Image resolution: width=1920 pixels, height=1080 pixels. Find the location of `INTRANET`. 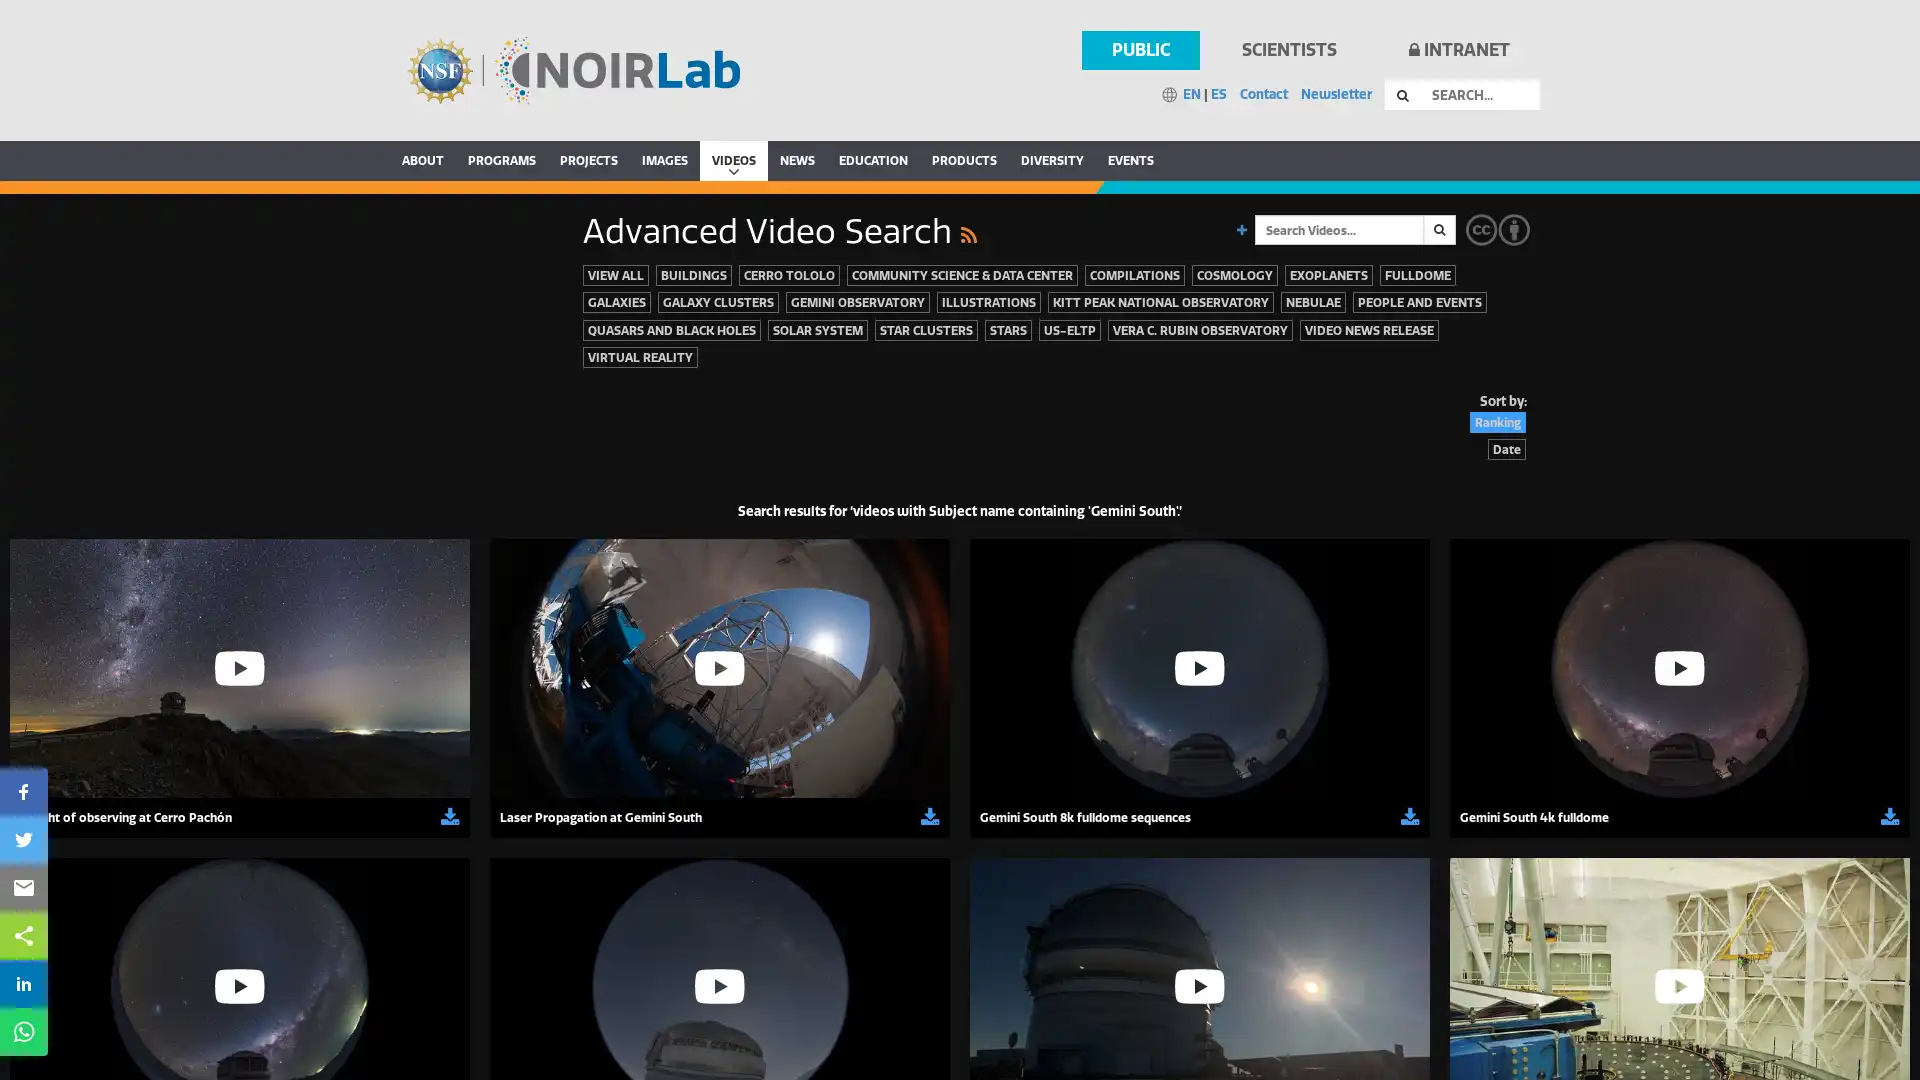

INTRANET is located at coordinates (1458, 49).